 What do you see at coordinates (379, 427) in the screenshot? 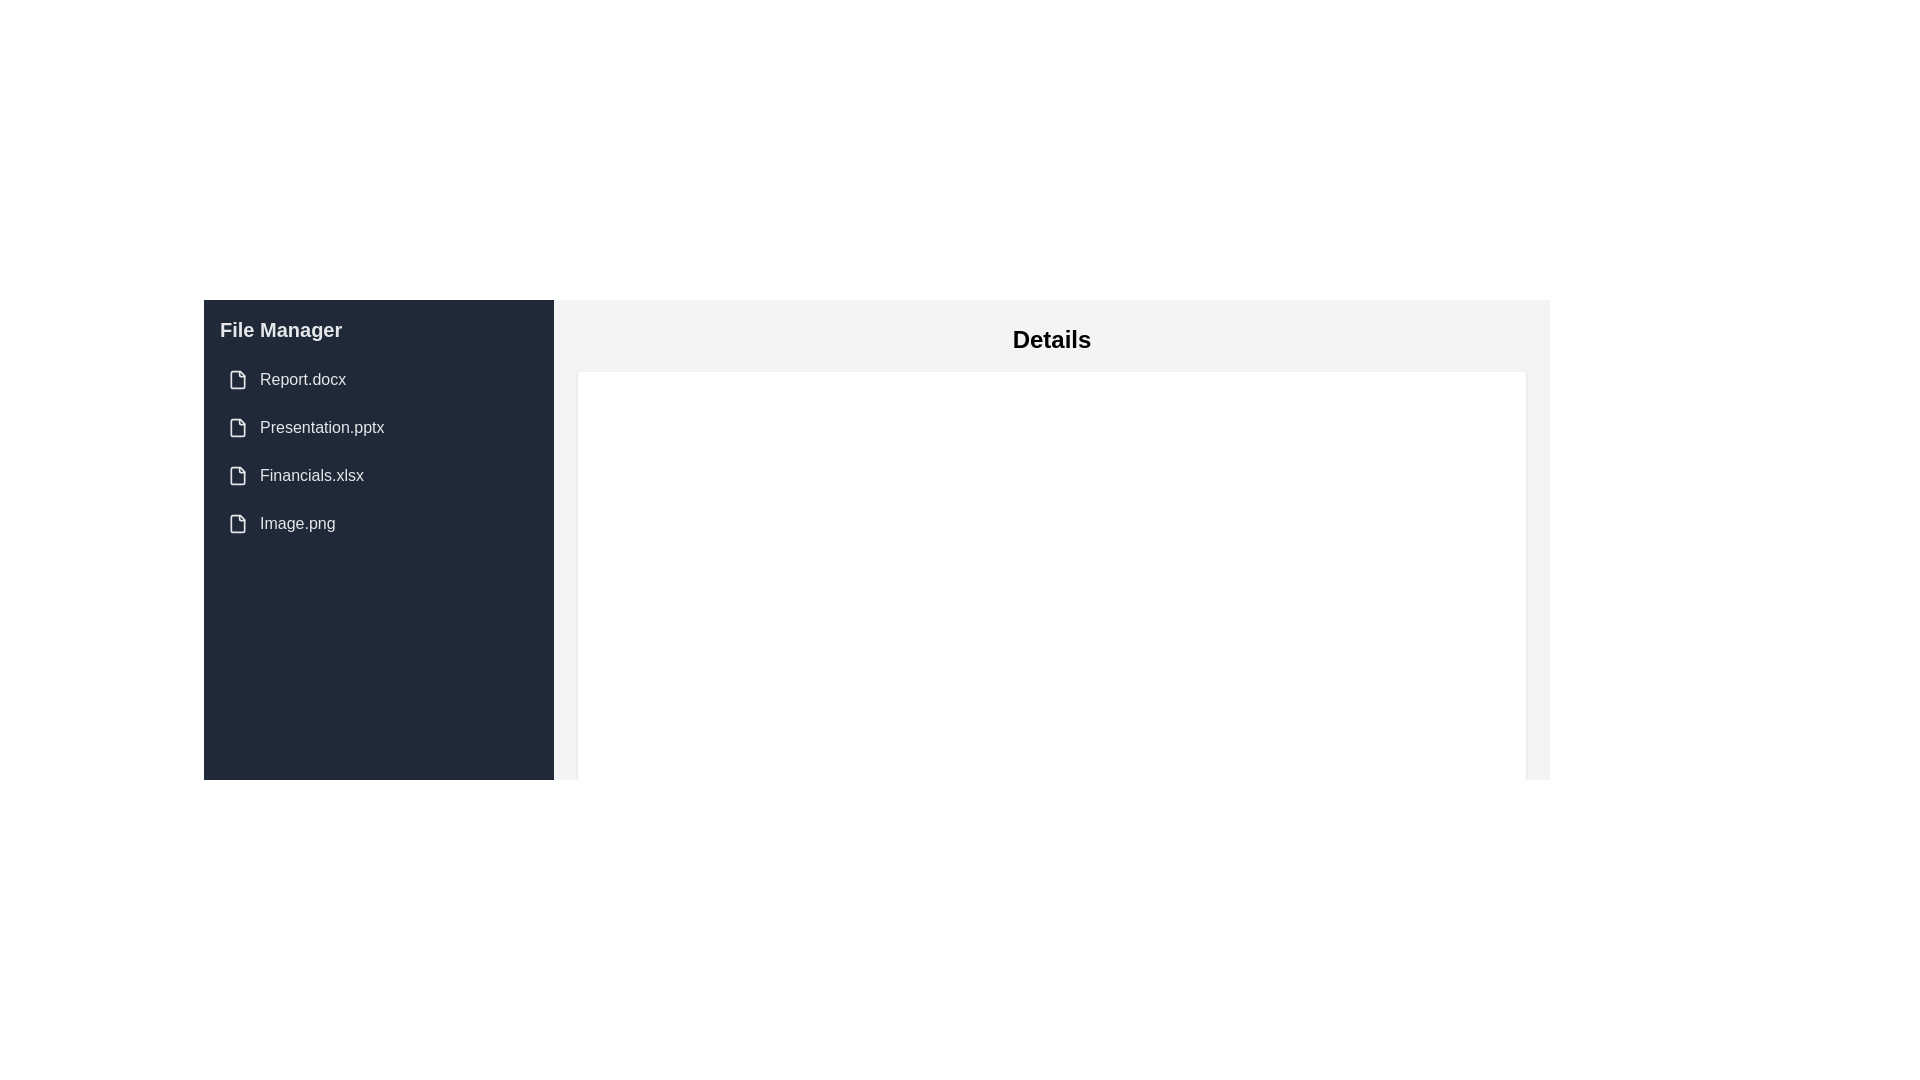
I see `the list item representing the file entry 'Presentation.pptx'` at bounding box center [379, 427].